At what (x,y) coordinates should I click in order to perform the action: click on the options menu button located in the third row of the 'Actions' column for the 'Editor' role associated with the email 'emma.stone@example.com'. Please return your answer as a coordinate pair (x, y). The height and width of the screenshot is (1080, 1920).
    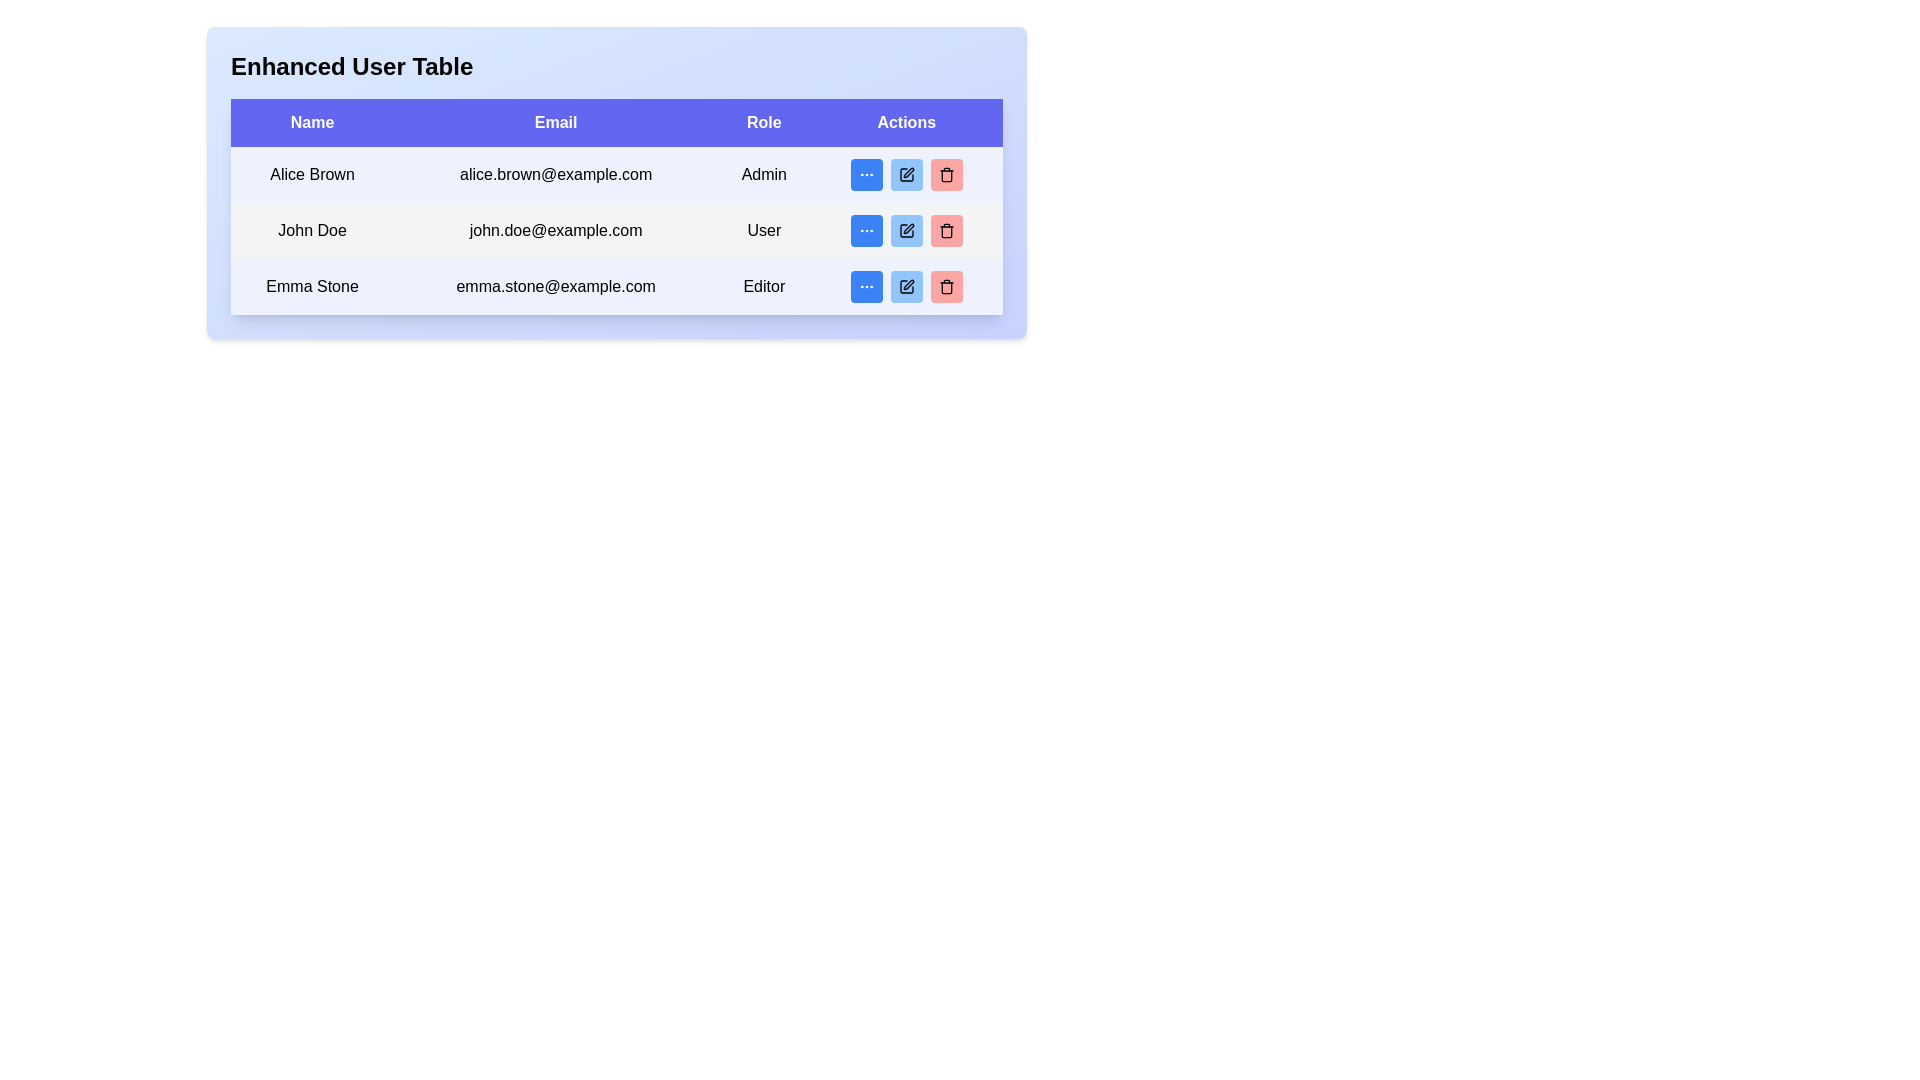
    Looking at the image, I should click on (866, 286).